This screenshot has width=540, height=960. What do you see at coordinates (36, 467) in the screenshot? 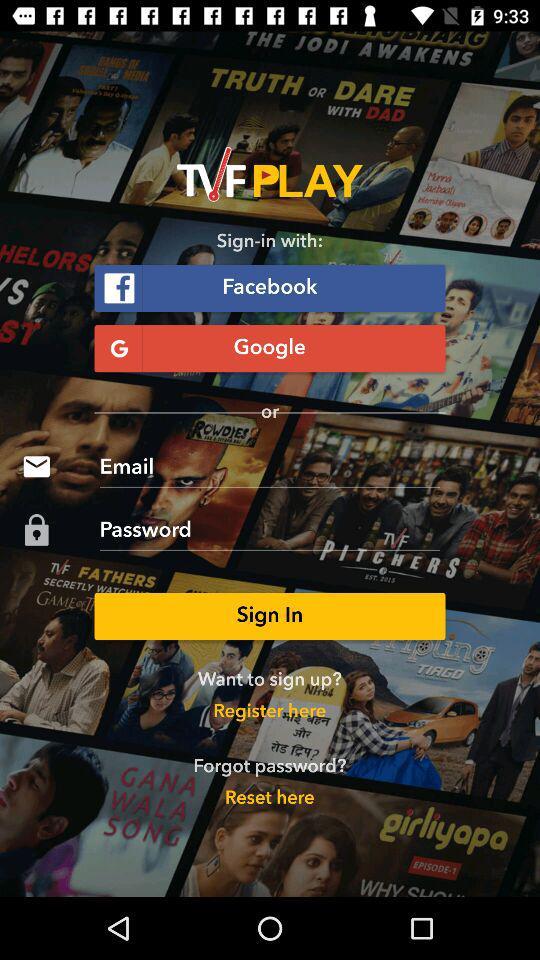
I see `the icon which is before email on page` at bounding box center [36, 467].